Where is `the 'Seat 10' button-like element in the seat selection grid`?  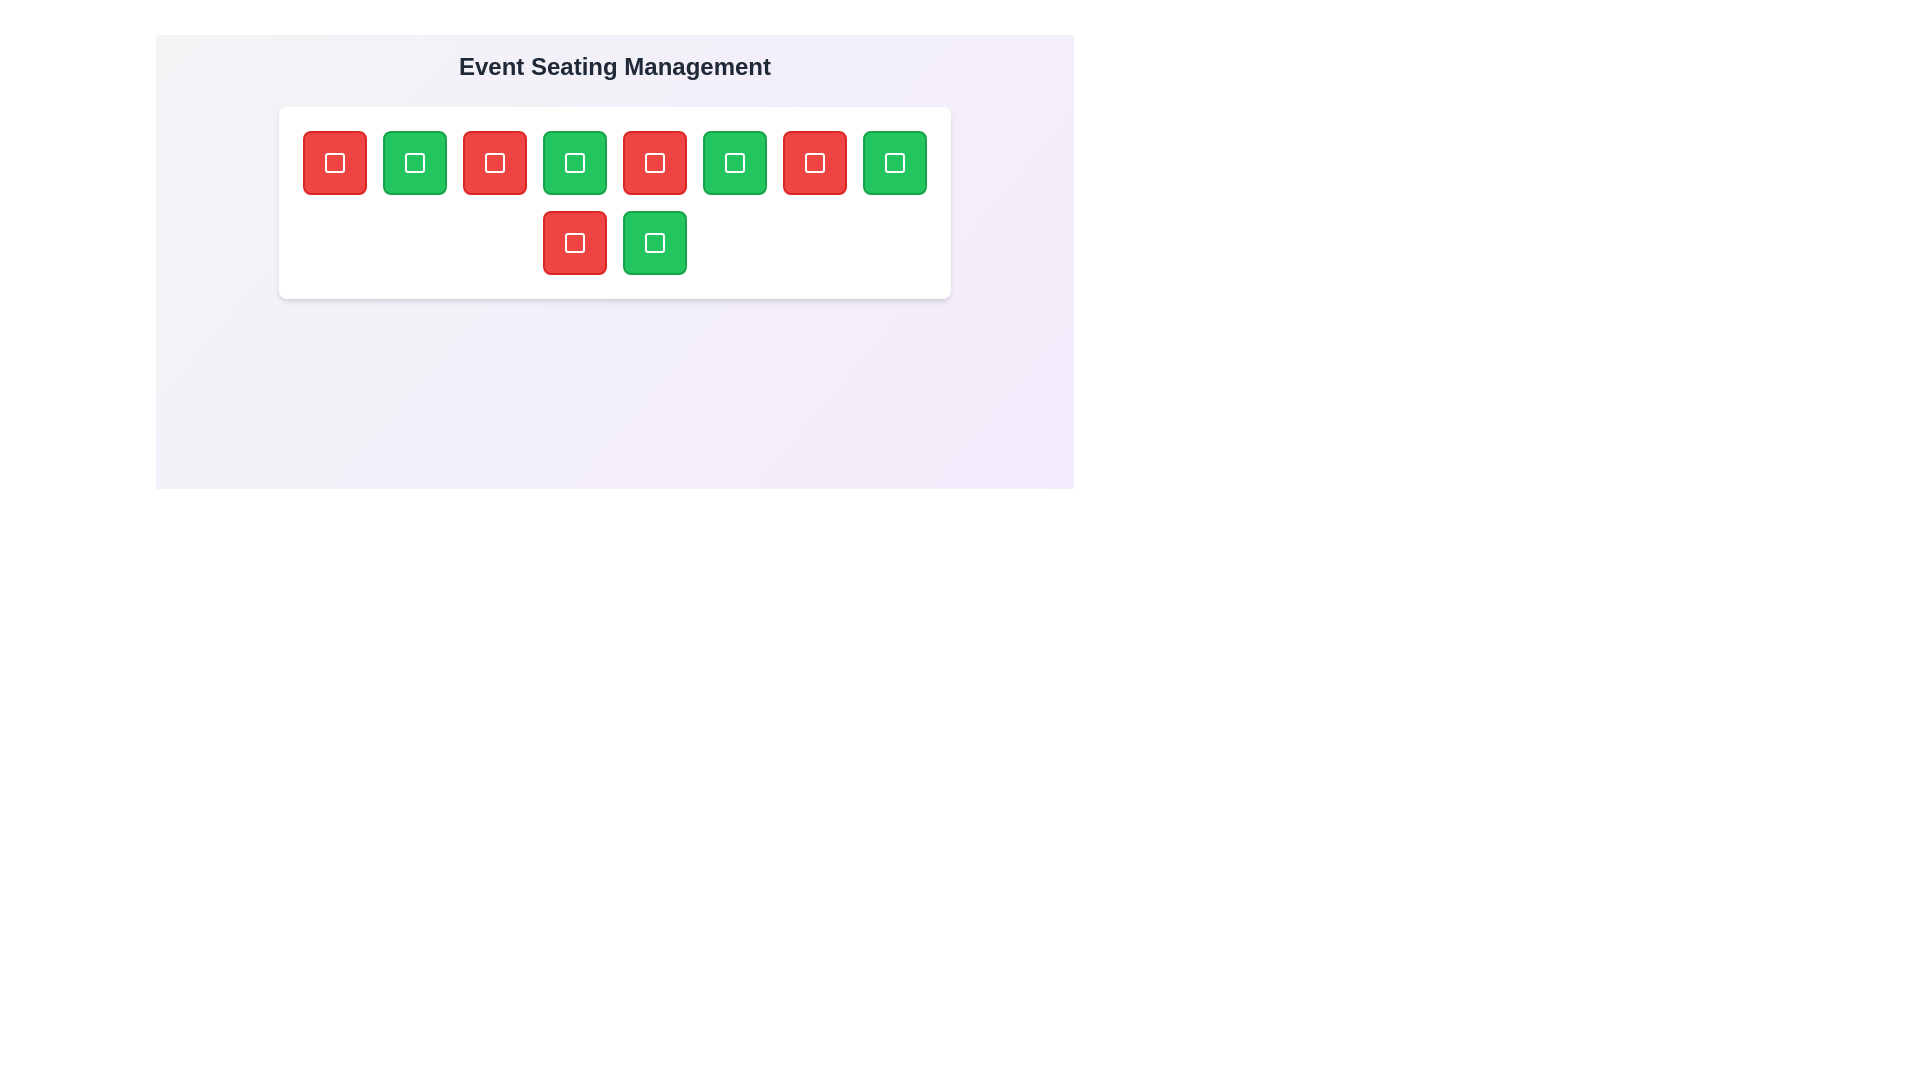
the 'Seat 10' button-like element in the seat selection grid is located at coordinates (654, 242).